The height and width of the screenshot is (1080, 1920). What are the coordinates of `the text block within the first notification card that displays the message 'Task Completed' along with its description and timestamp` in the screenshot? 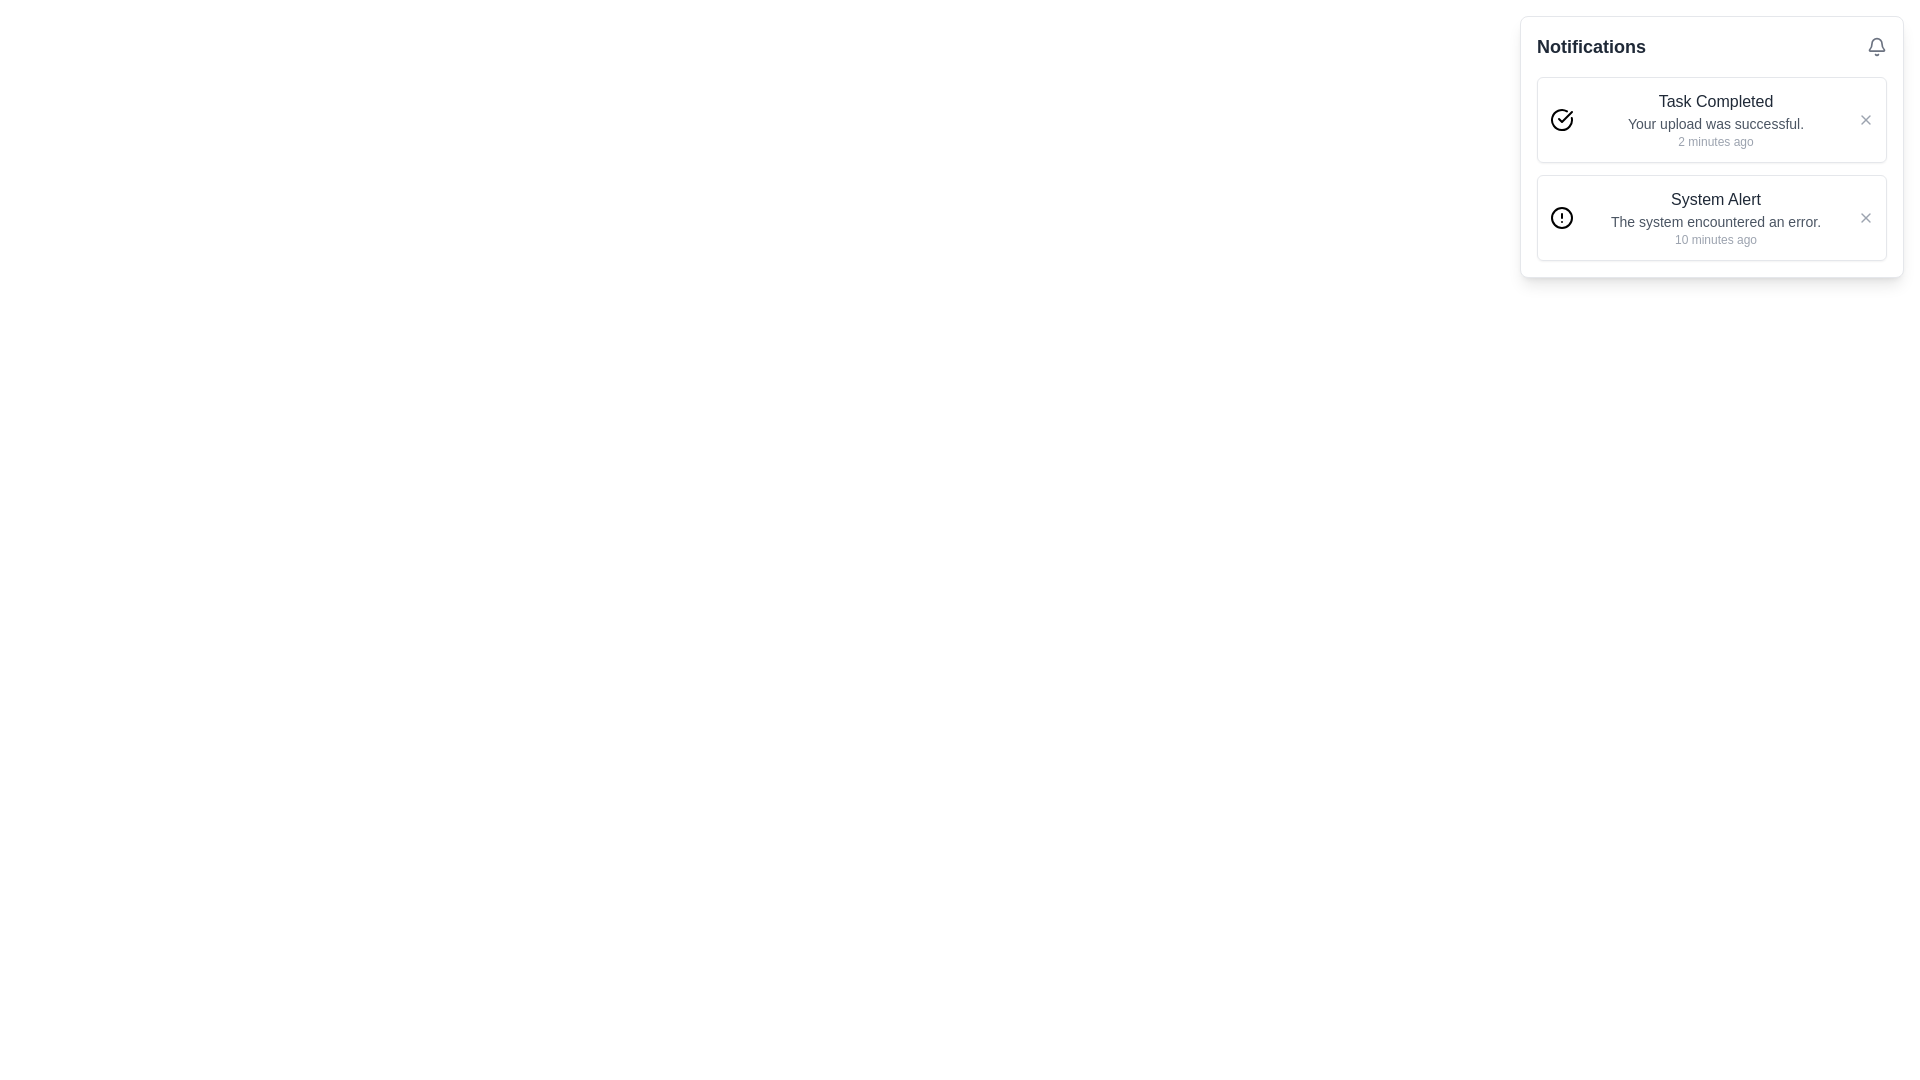 It's located at (1715, 119).